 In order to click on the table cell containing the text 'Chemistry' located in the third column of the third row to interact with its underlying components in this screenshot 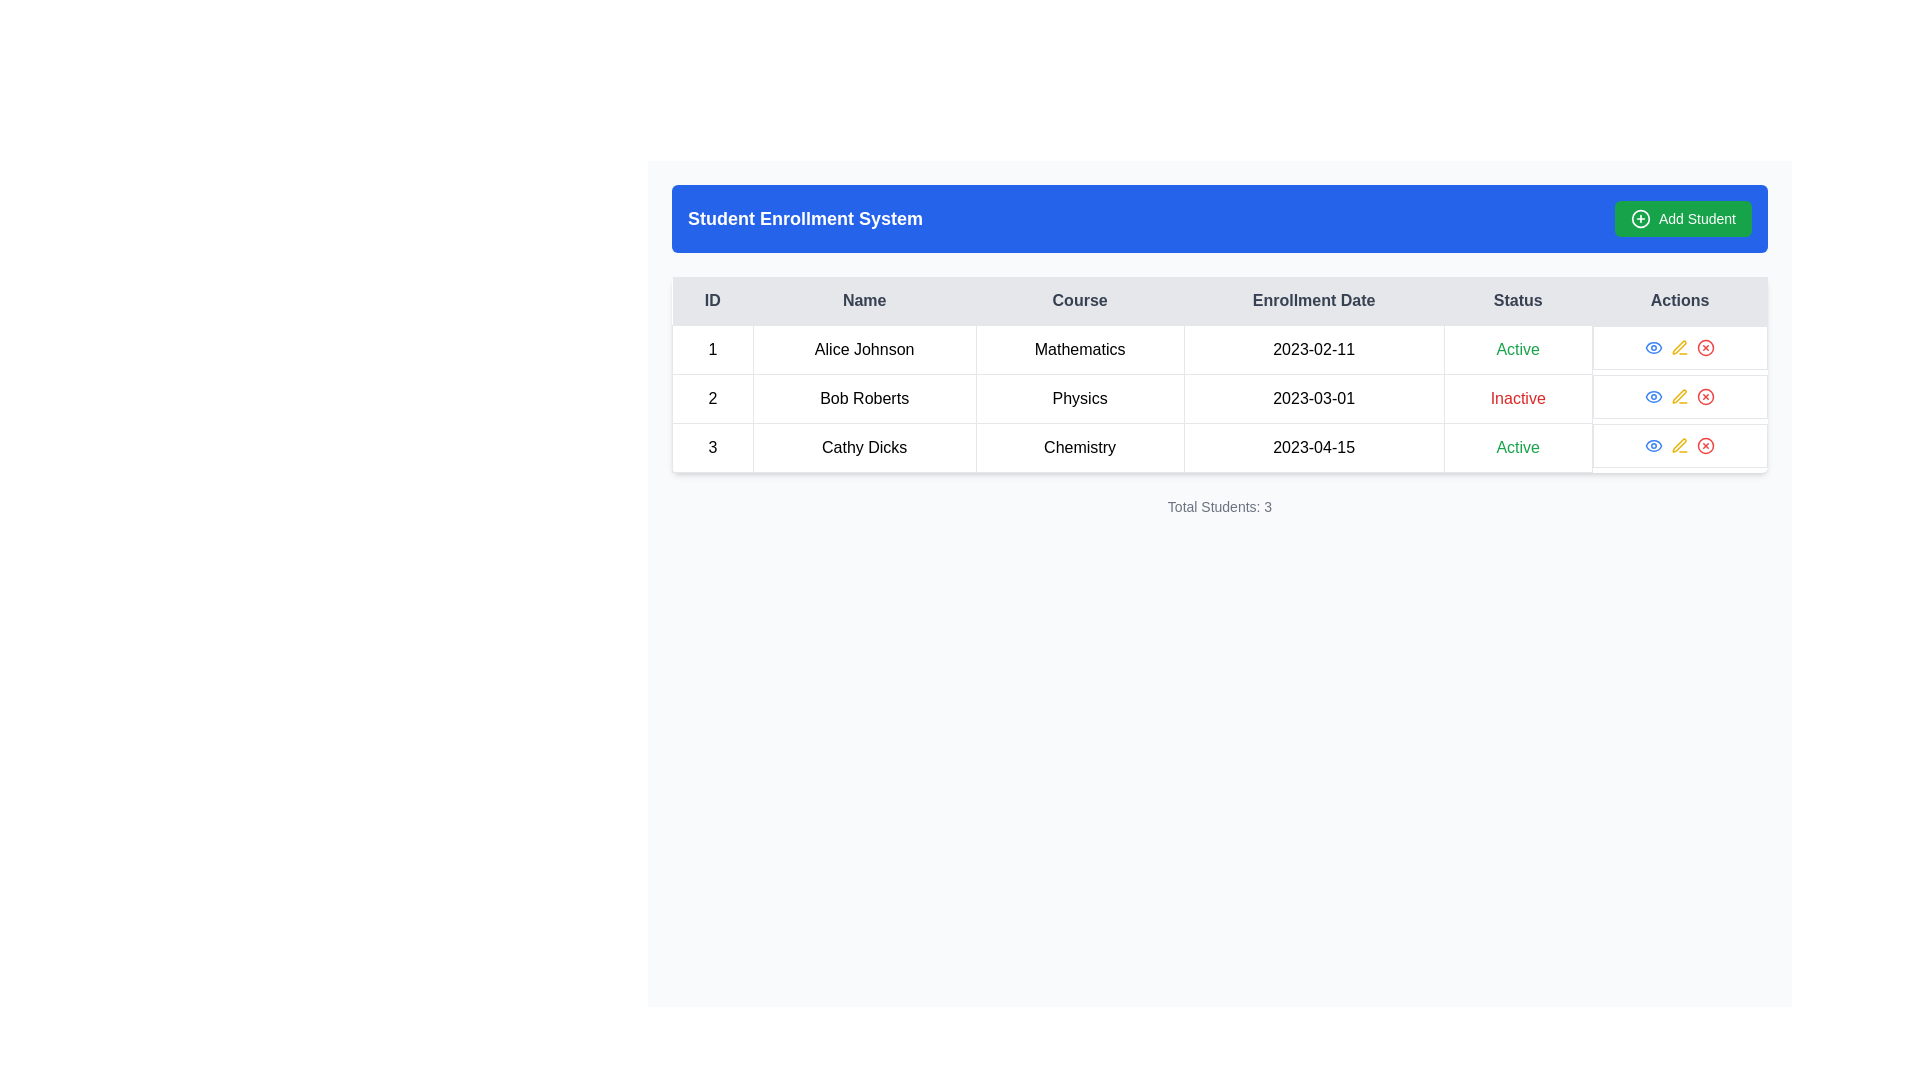, I will do `click(1079, 446)`.